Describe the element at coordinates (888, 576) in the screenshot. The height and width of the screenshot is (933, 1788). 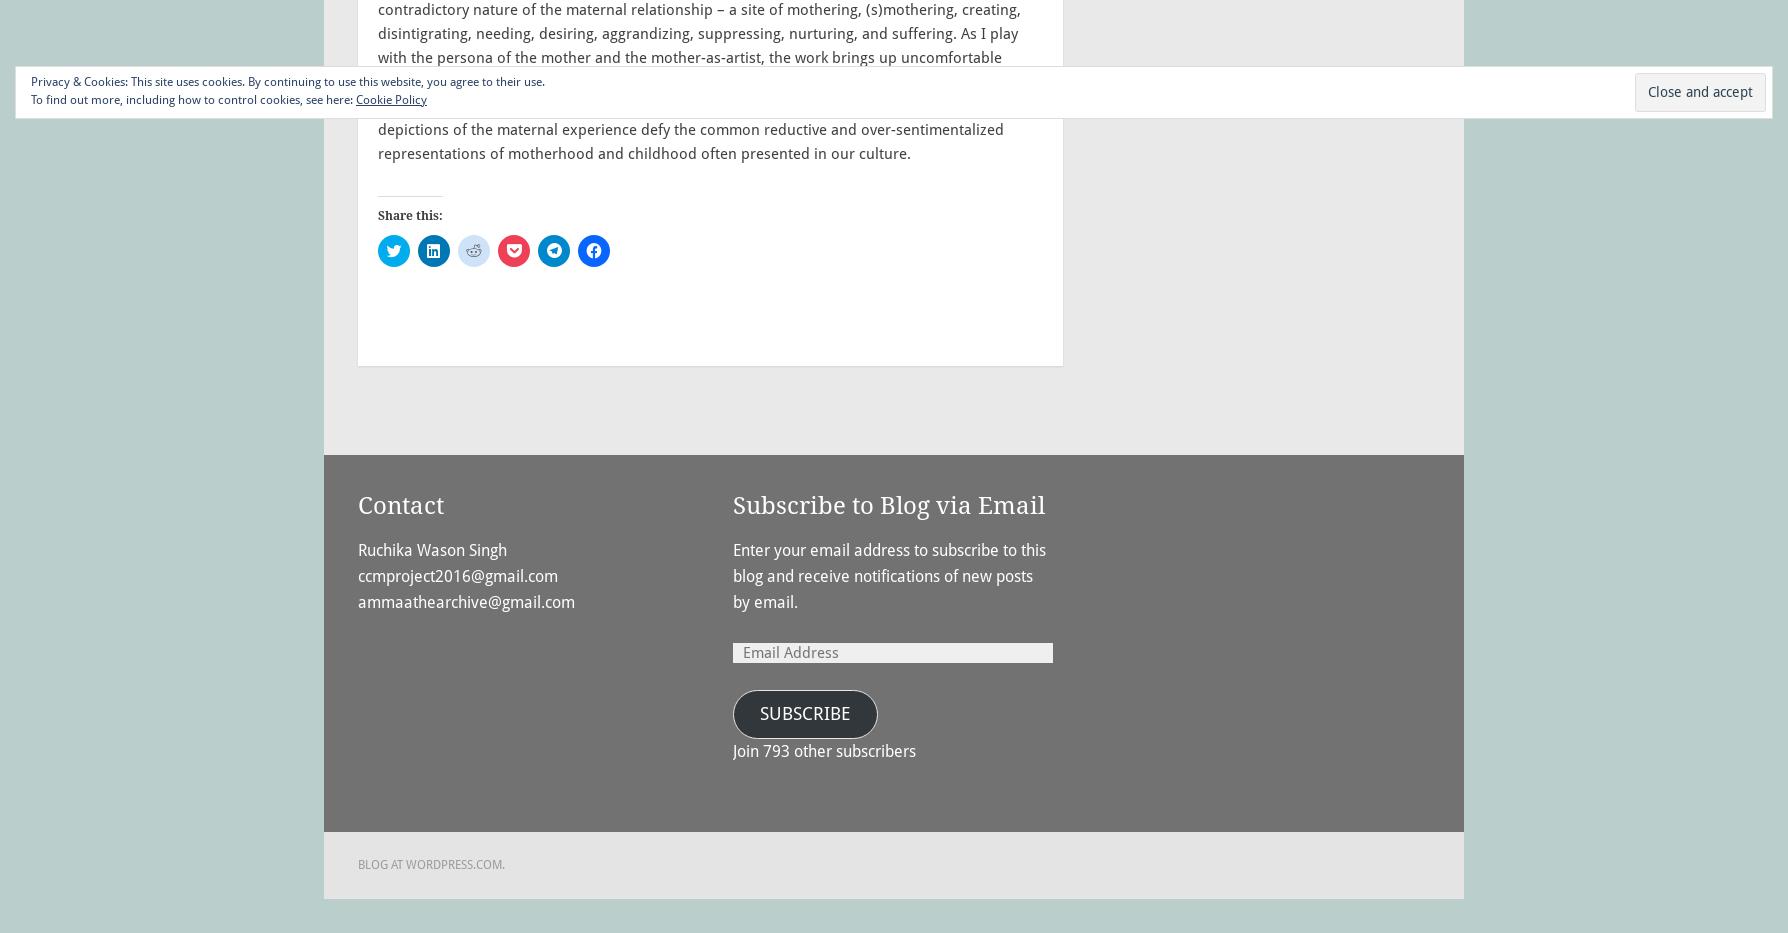
I see `'Enter your email address to subscribe to this blog and receive notifications of new posts by email.'` at that location.